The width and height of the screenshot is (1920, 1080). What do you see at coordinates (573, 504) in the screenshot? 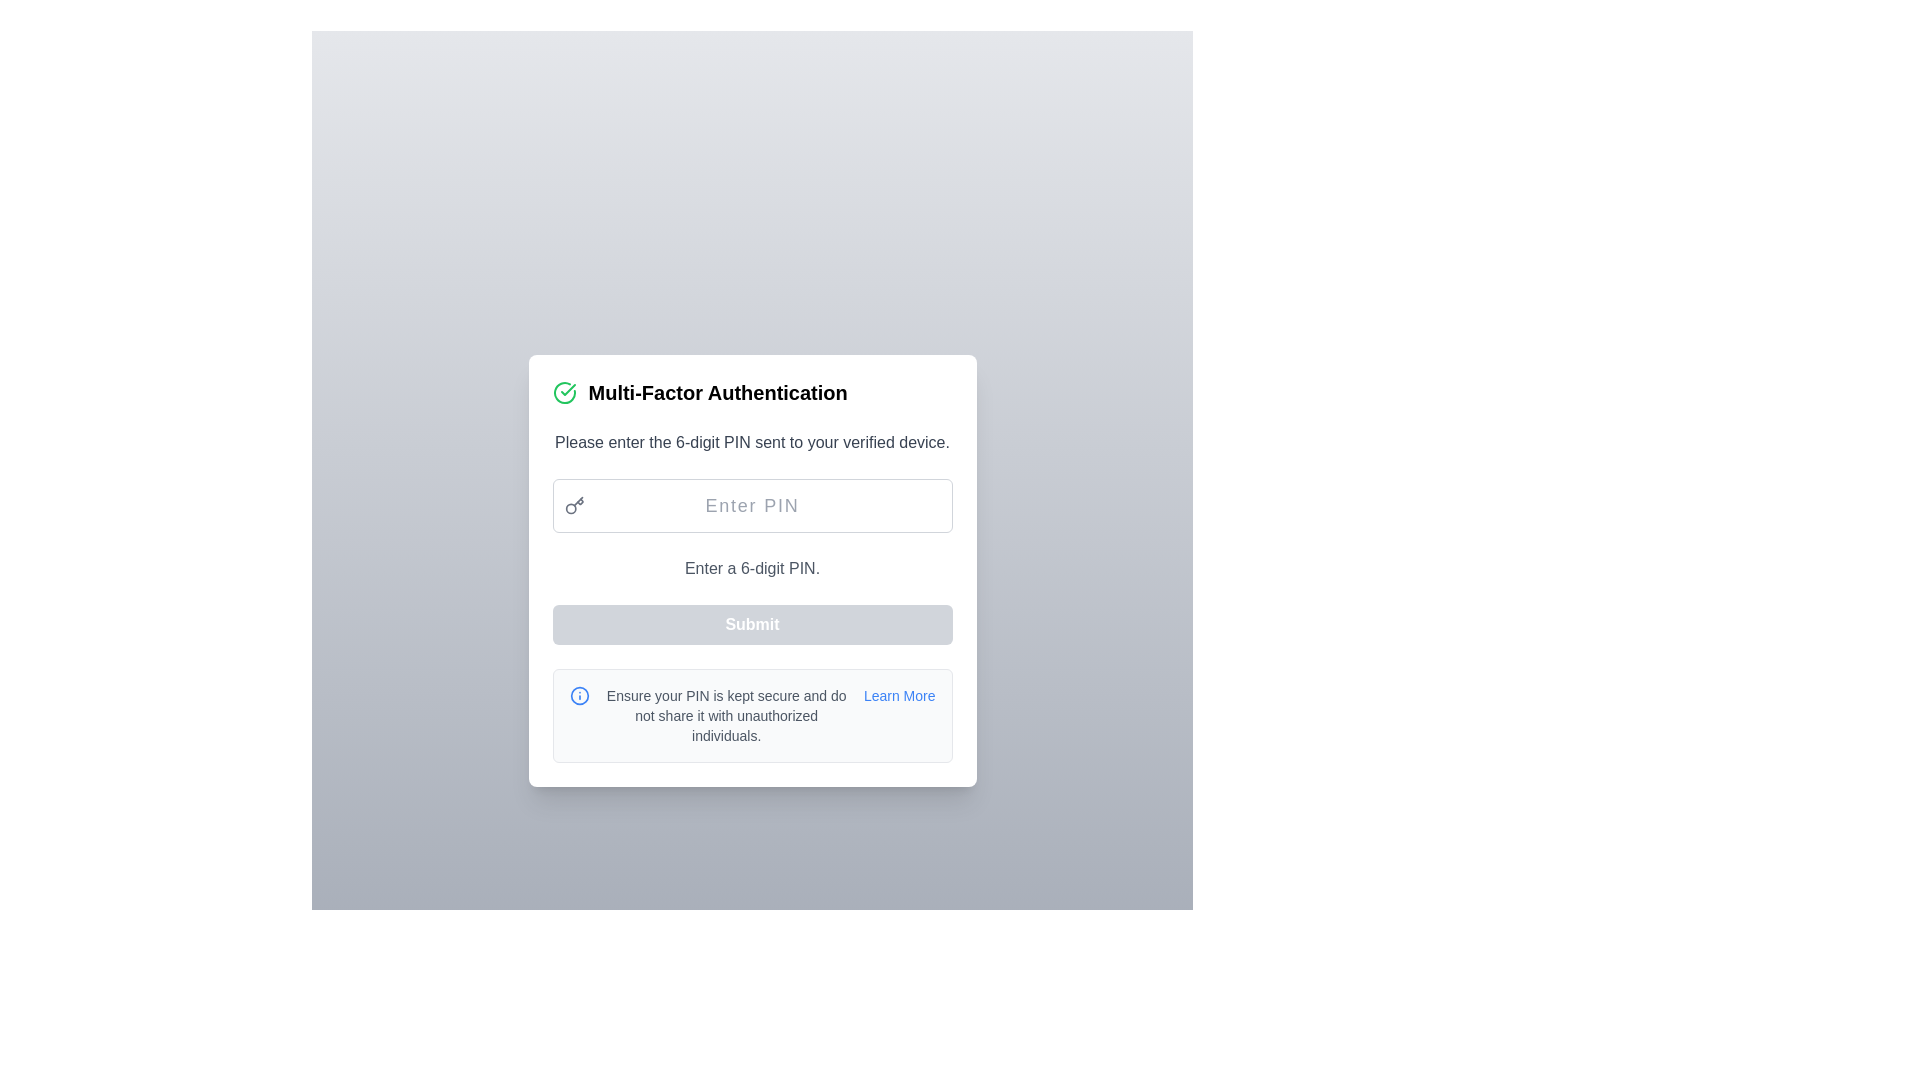
I see `the gray key icon located on the left side of the 'Enter PIN' text input field` at bounding box center [573, 504].